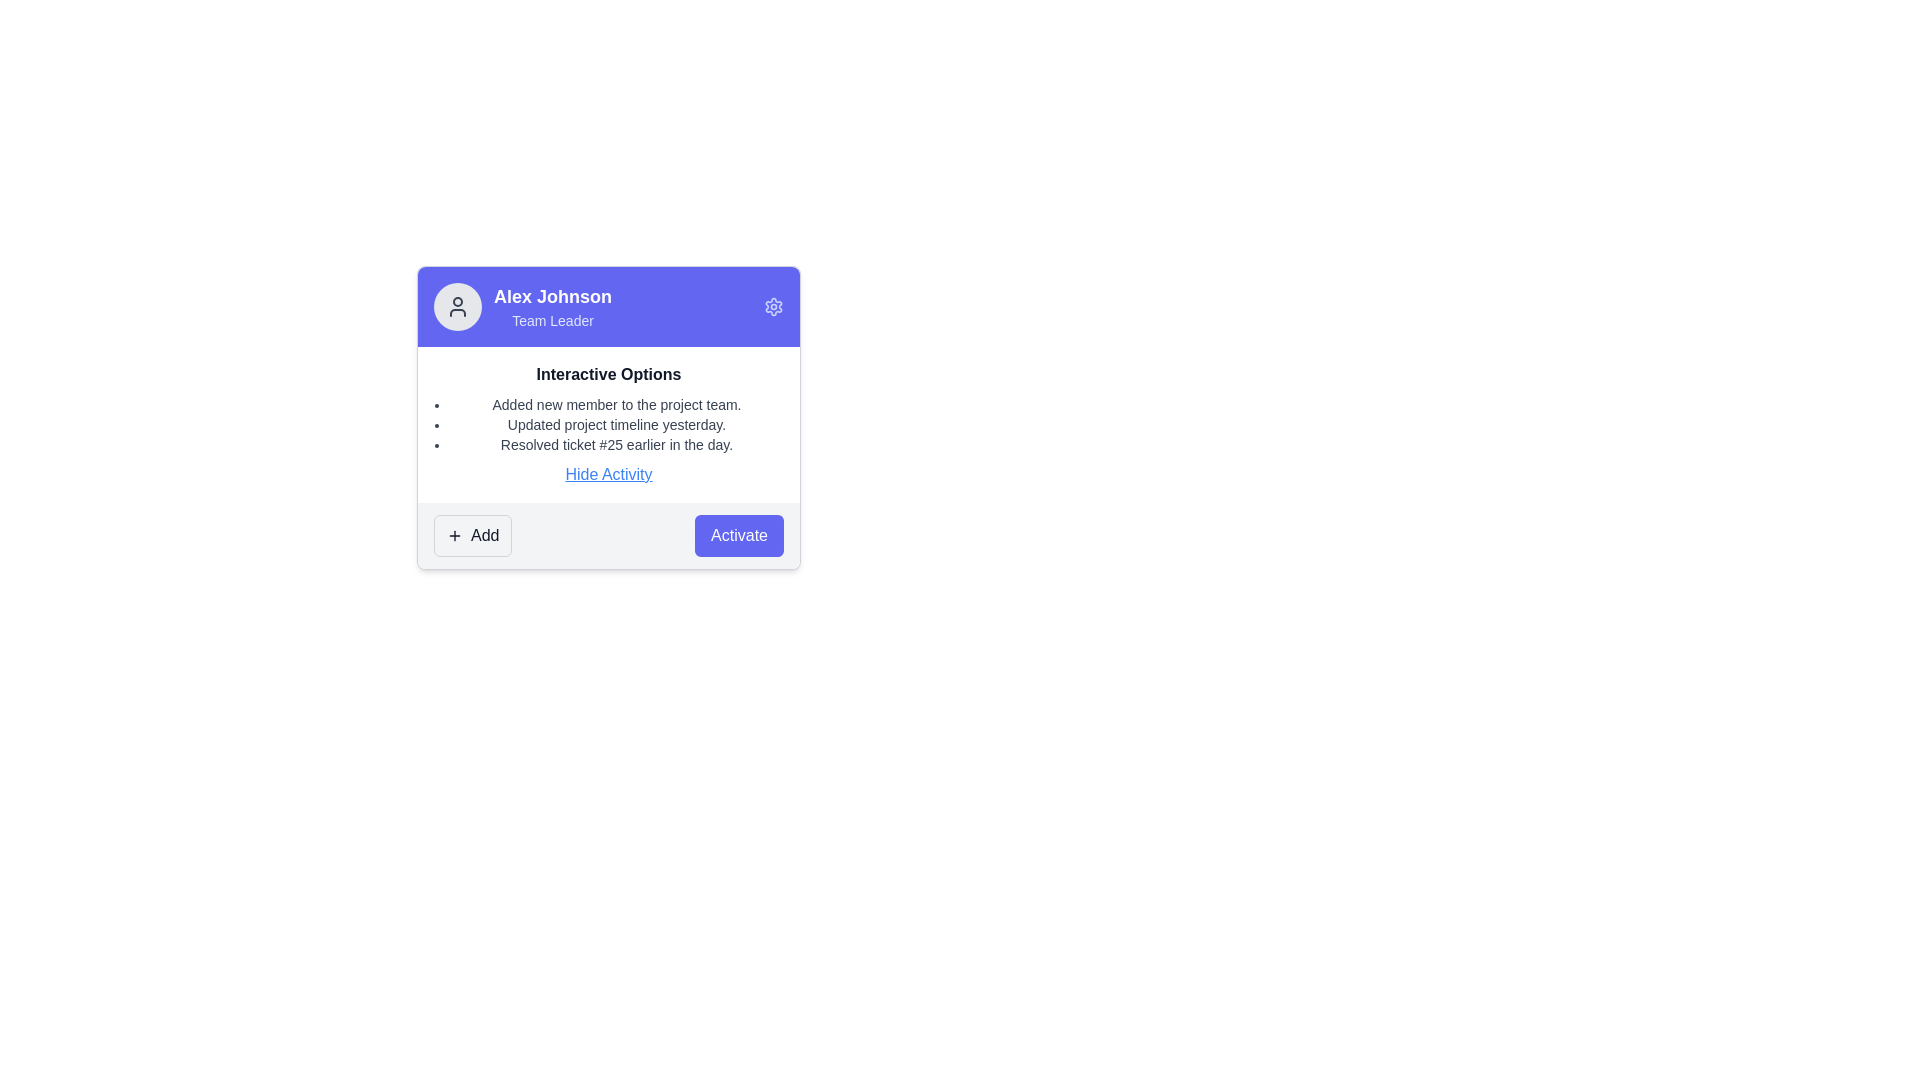  What do you see at coordinates (472, 535) in the screenshot?
I see `the 'Add' button, which is a rounded rectangle with a white background and gray border, located in the footer section of the user profile card` at bounding box center [472, 535].